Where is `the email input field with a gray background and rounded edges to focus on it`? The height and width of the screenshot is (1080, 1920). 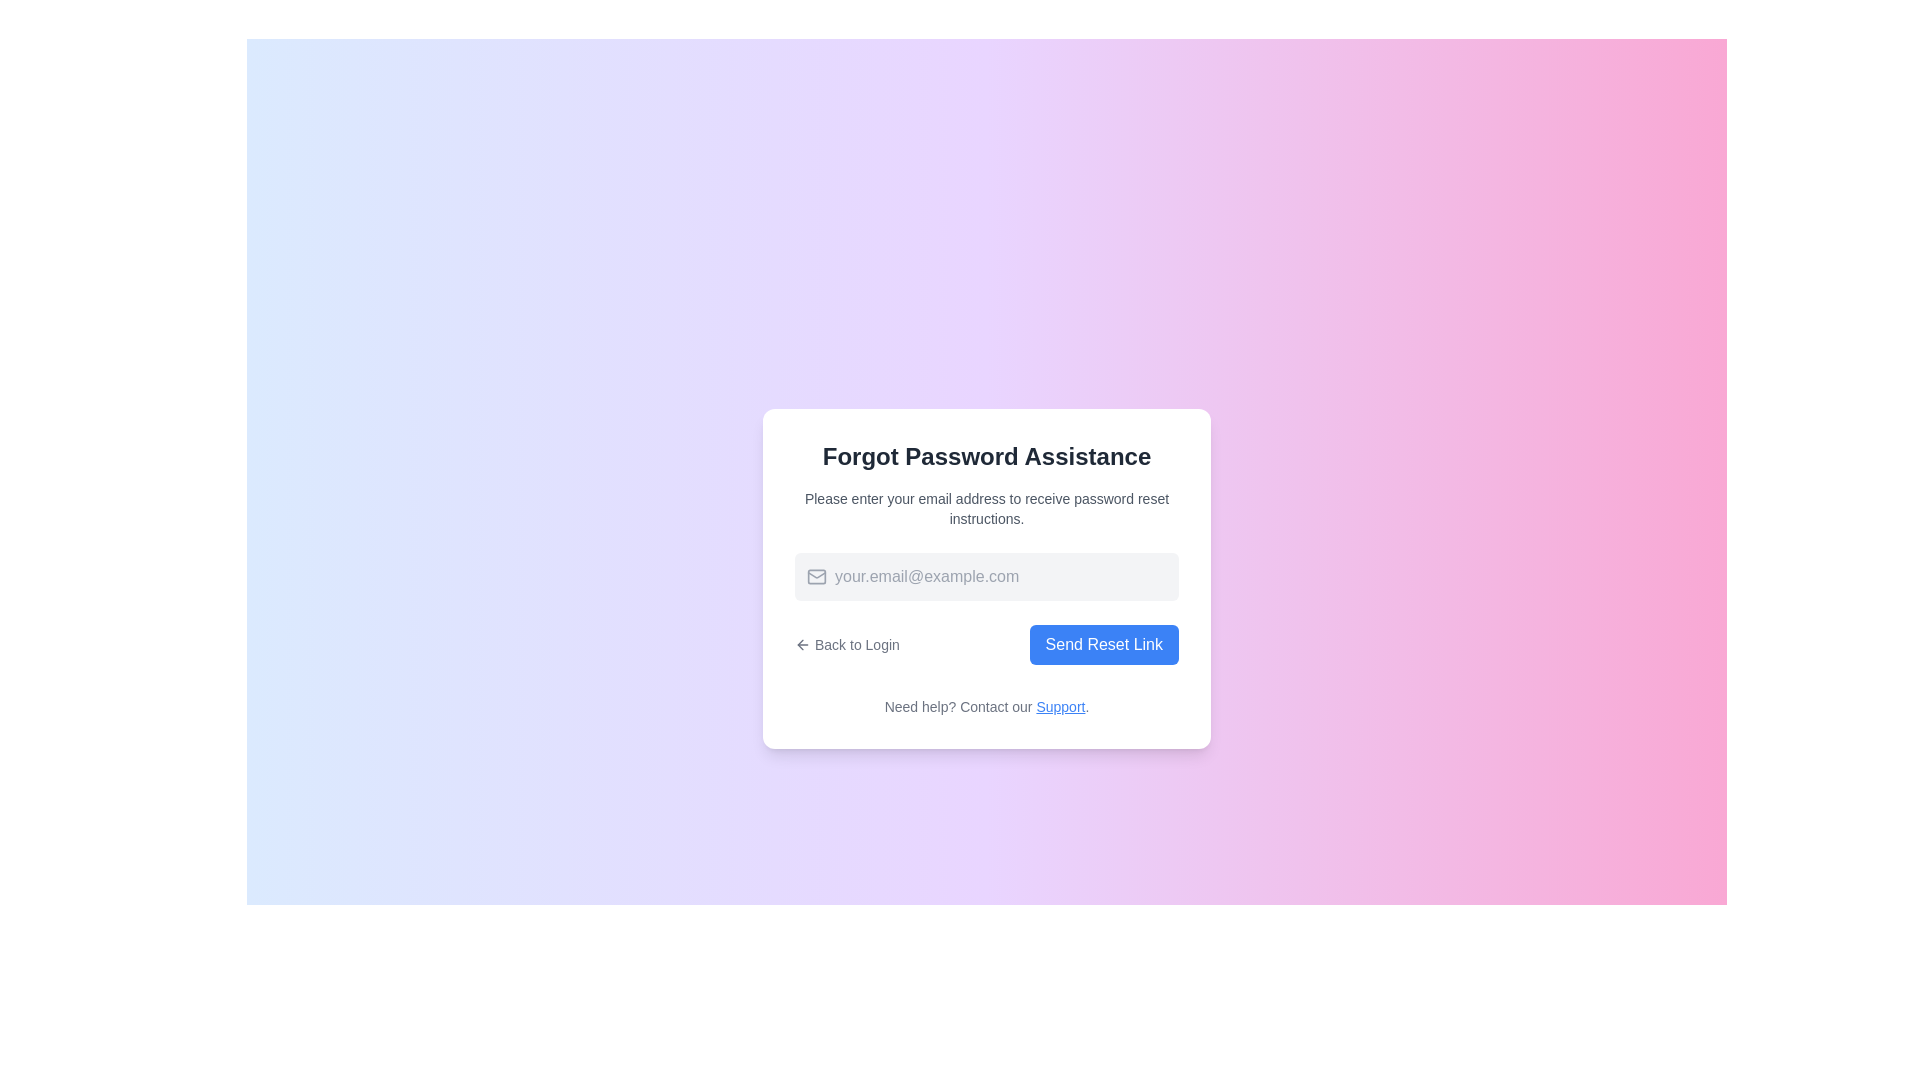
the email input field with a gray background and rounded edges to focus on it is located at coordinates (987, 577).